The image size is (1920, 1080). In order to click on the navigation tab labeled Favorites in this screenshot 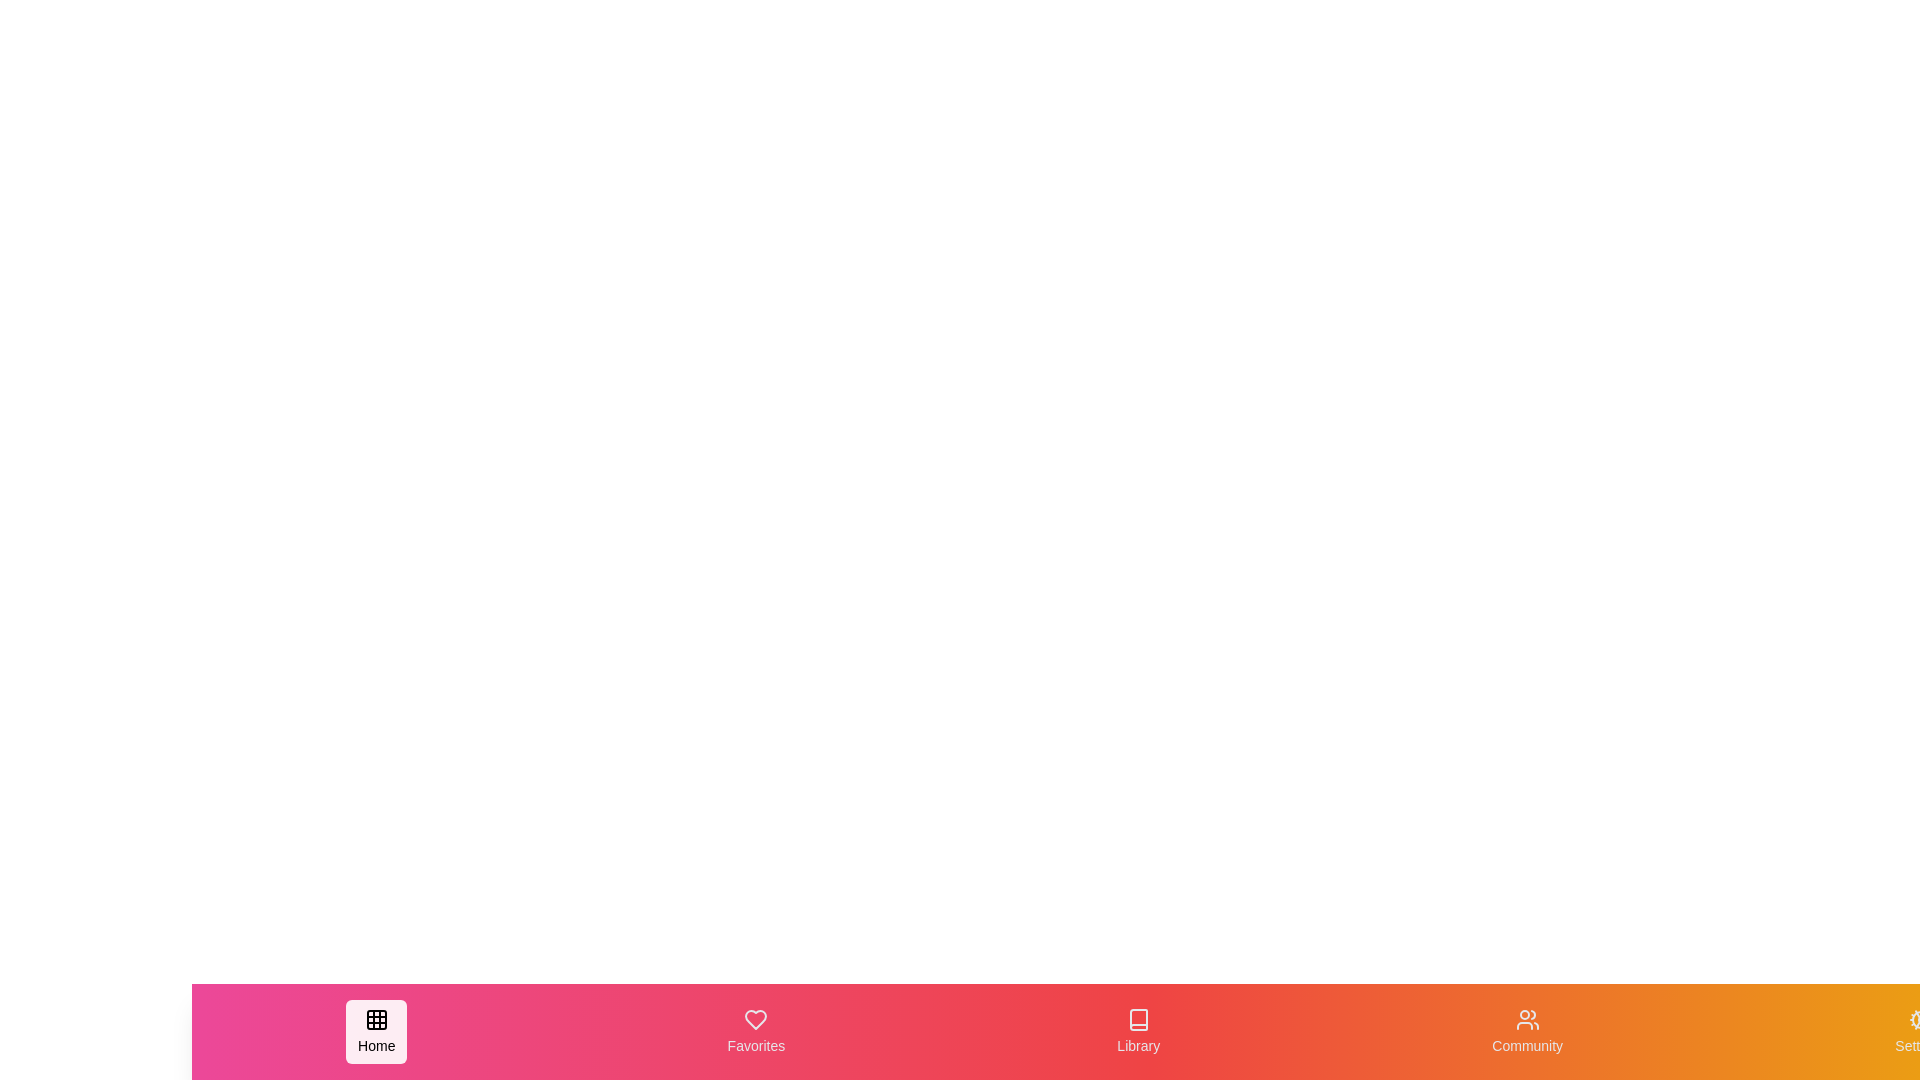, I will do `click(755, 1032)`.